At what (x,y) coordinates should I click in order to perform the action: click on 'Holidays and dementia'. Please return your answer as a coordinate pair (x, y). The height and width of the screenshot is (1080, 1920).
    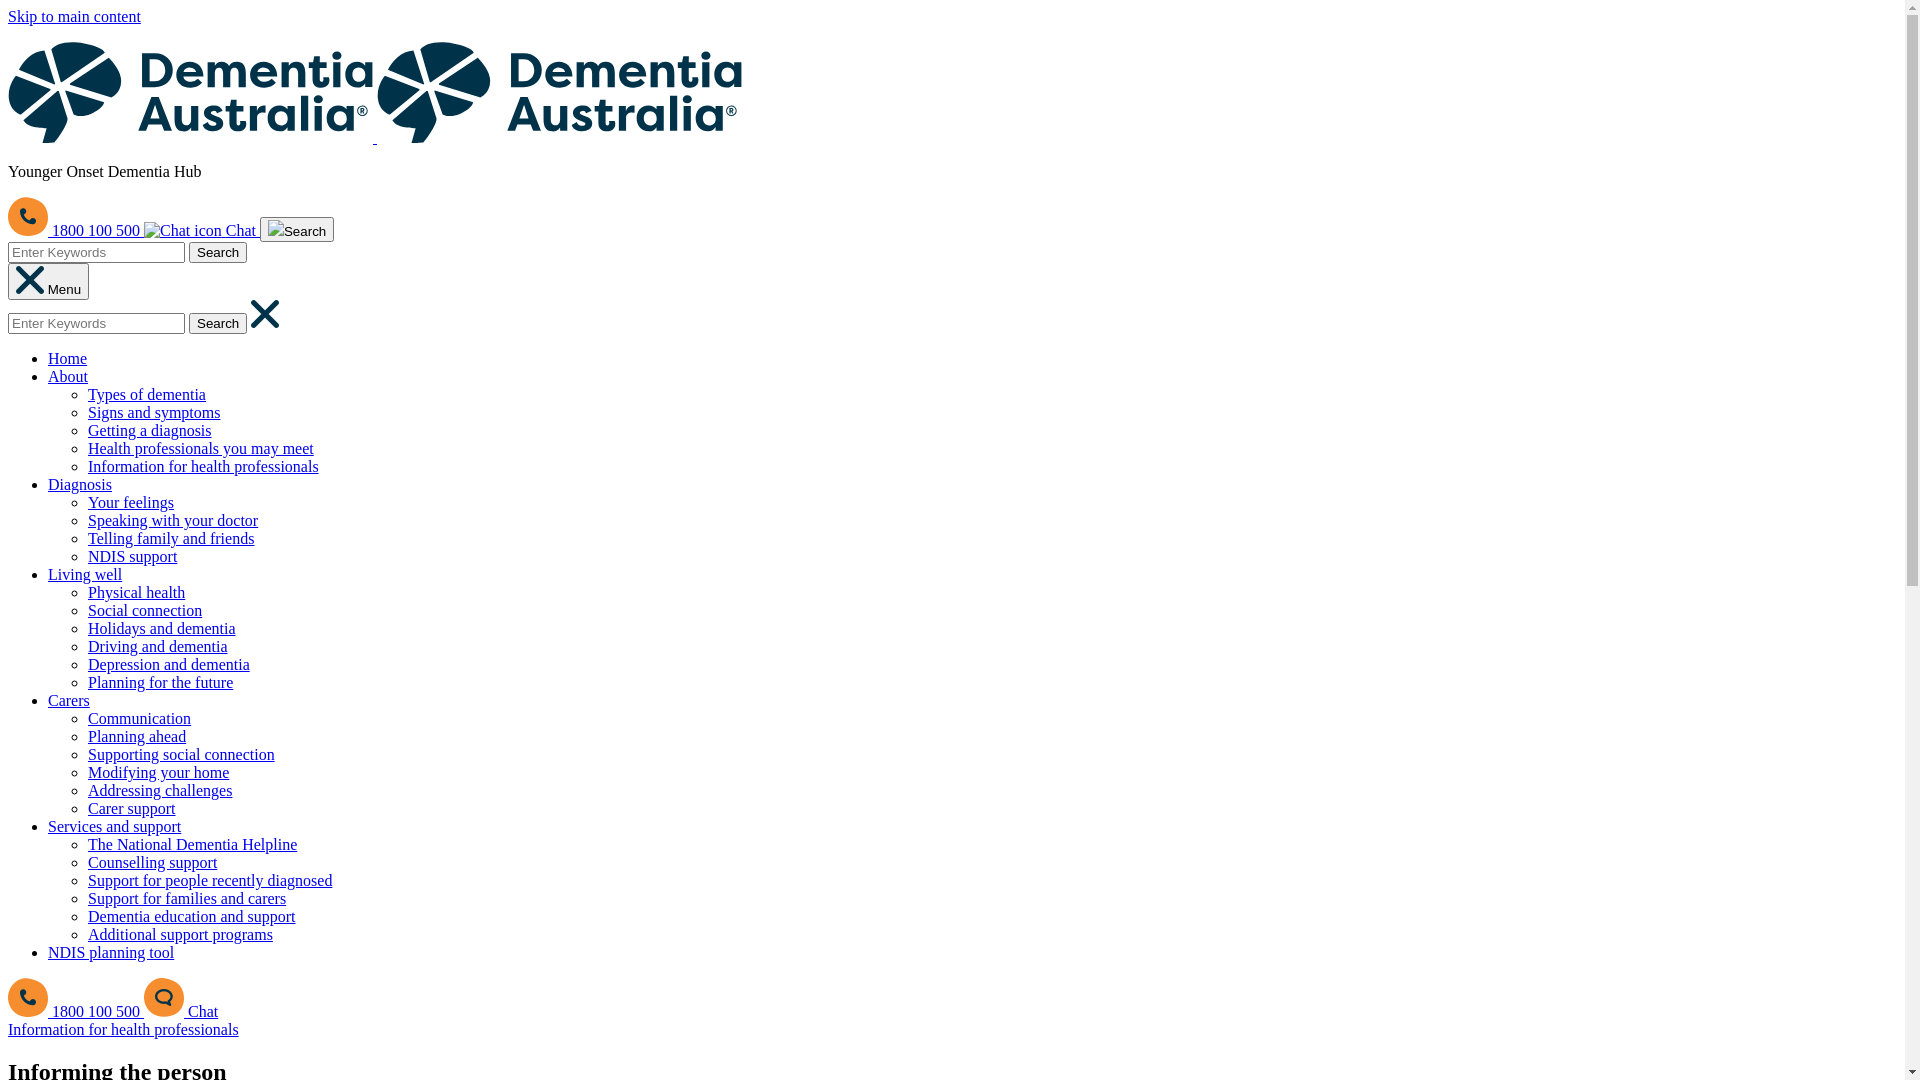
    Looking at the image, I should click on (162, 627).